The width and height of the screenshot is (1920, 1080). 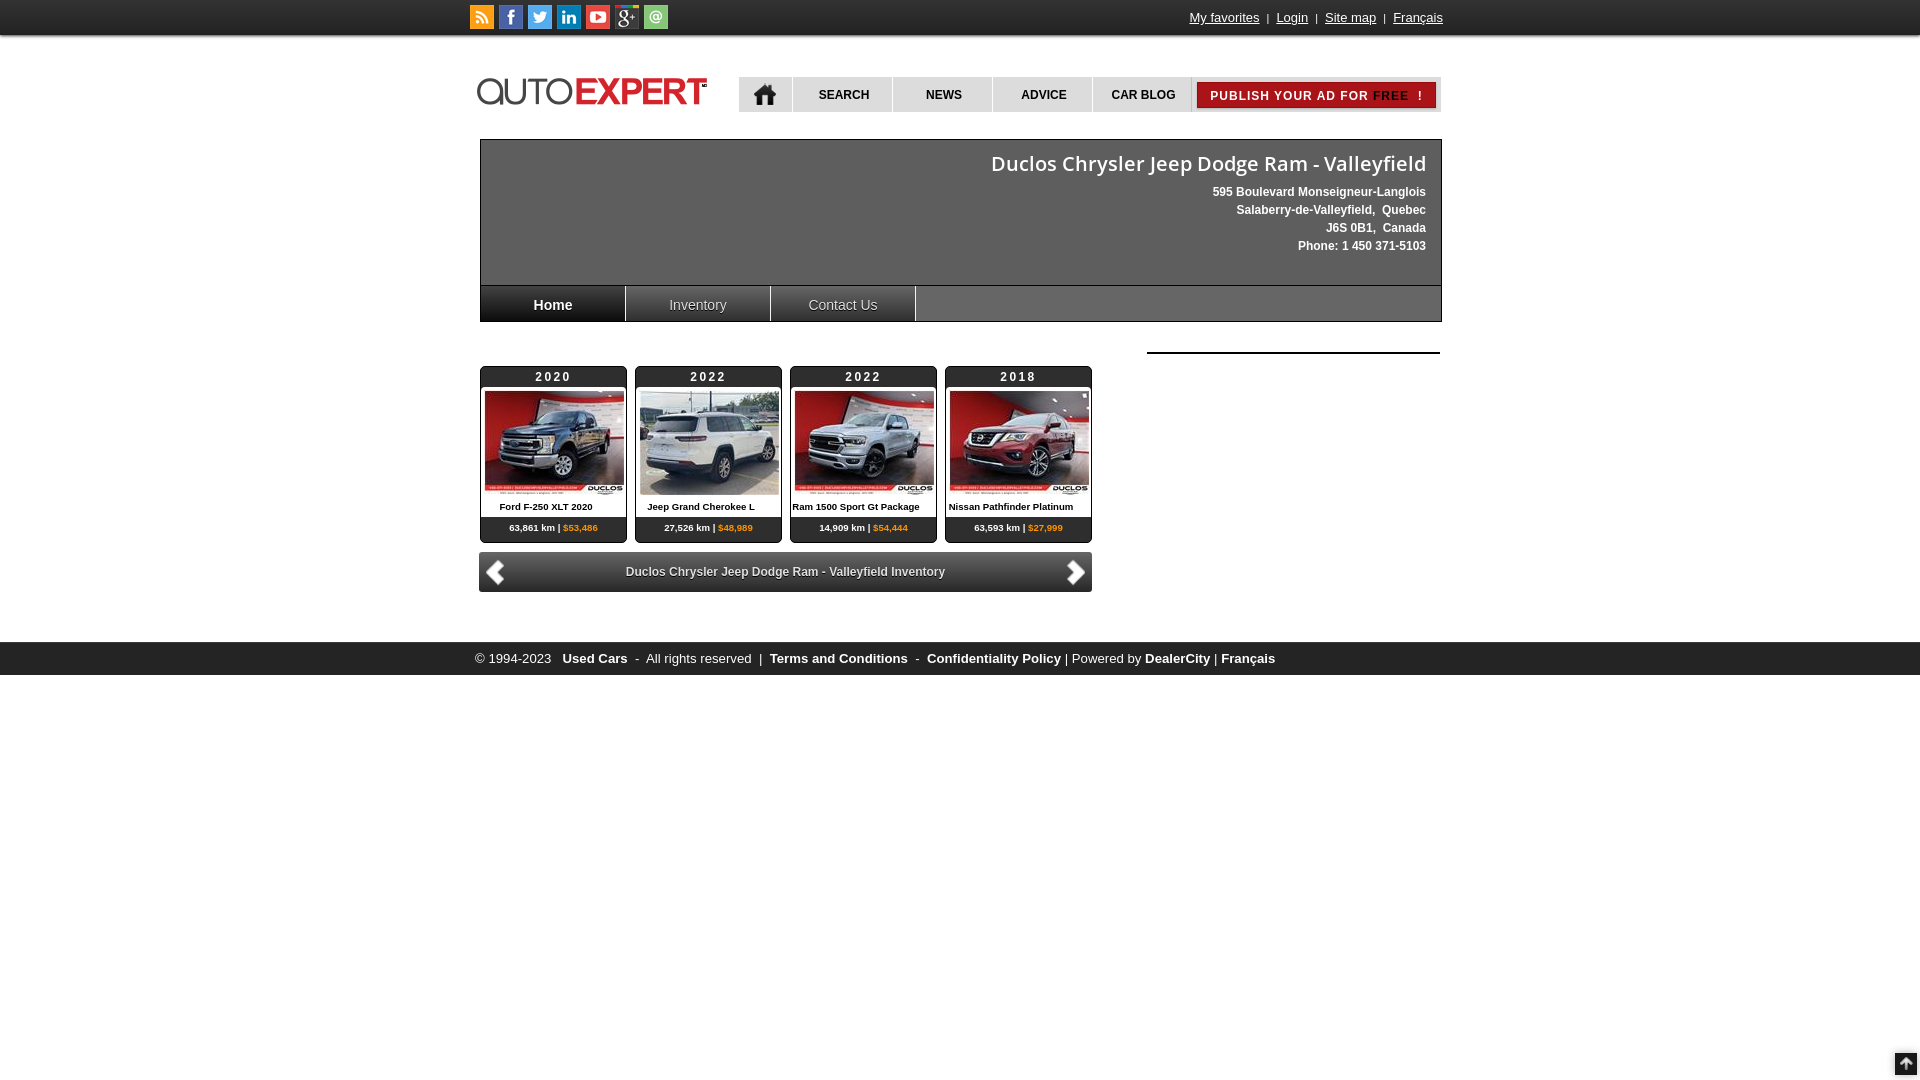 I want to click on 'ADVICE', so click(x=992, y=94).